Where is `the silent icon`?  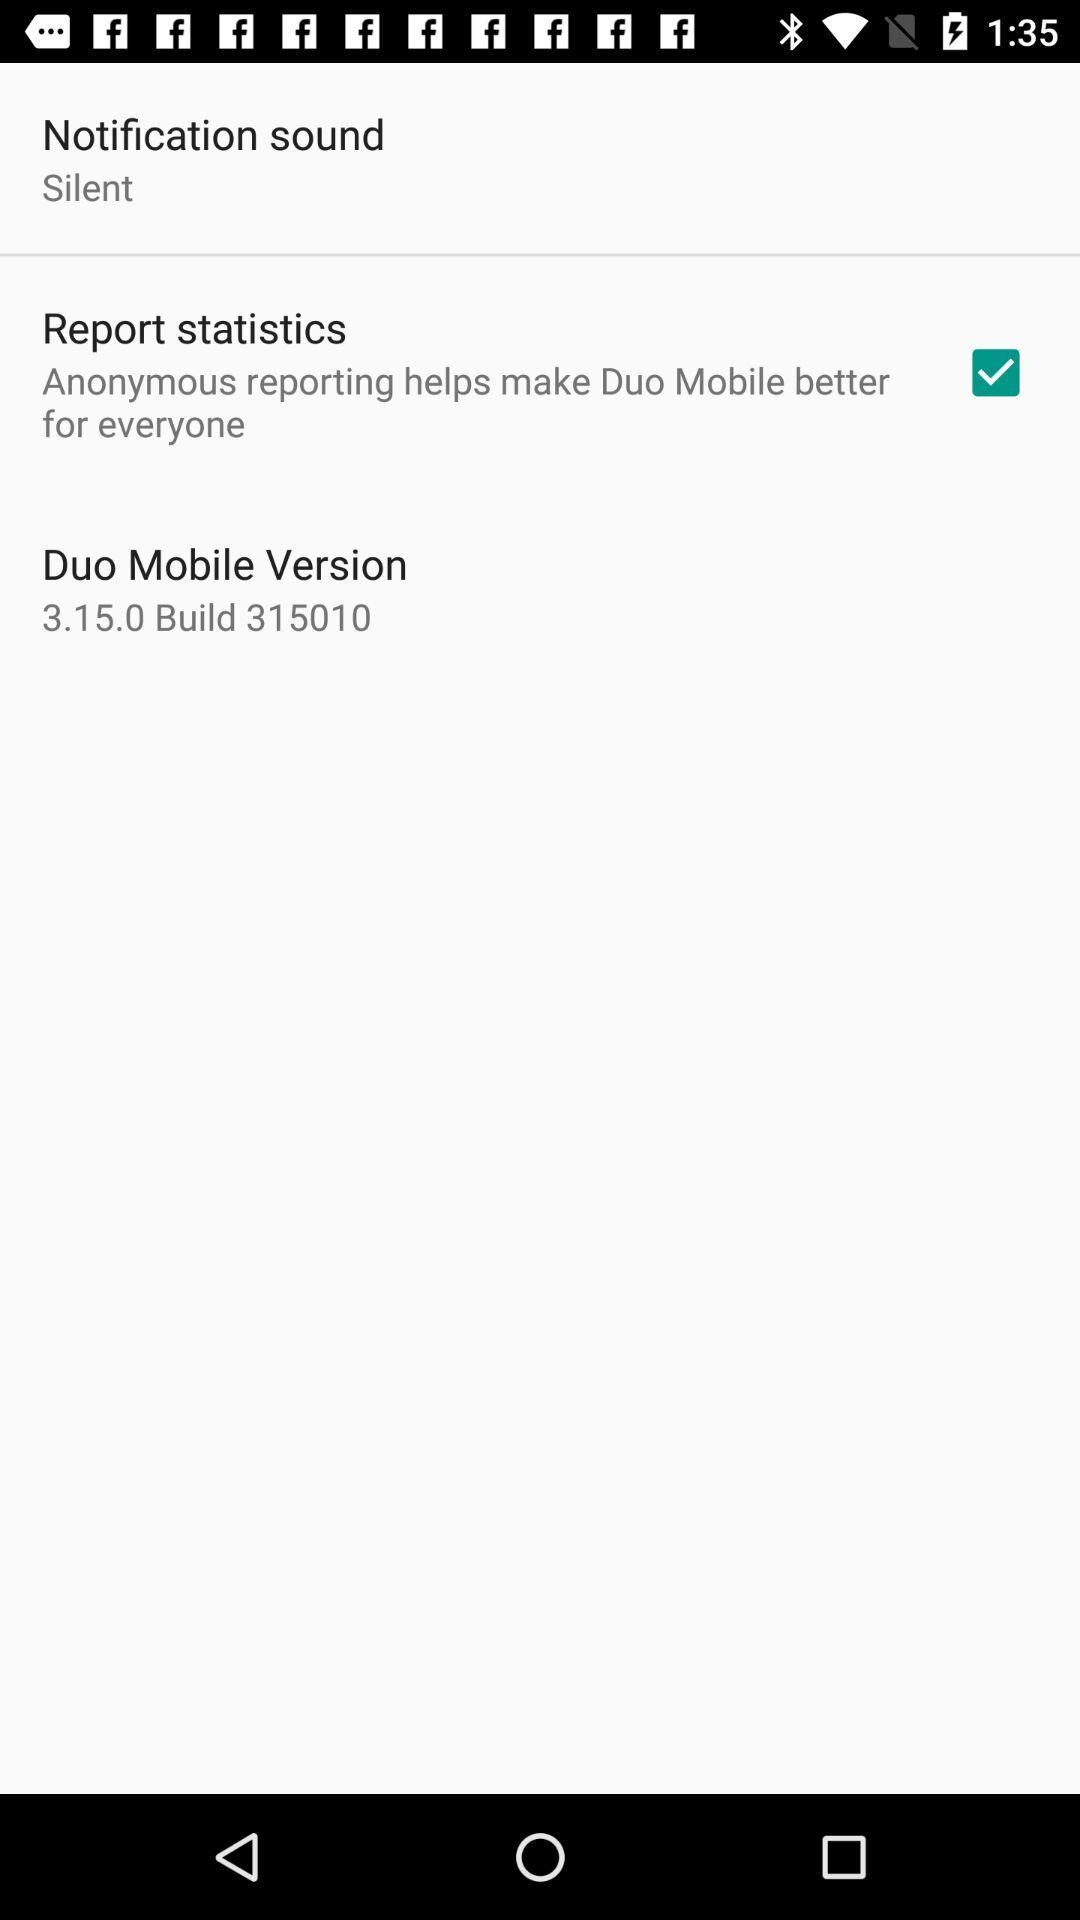 the silent icon is located at coordinates (86, 186).